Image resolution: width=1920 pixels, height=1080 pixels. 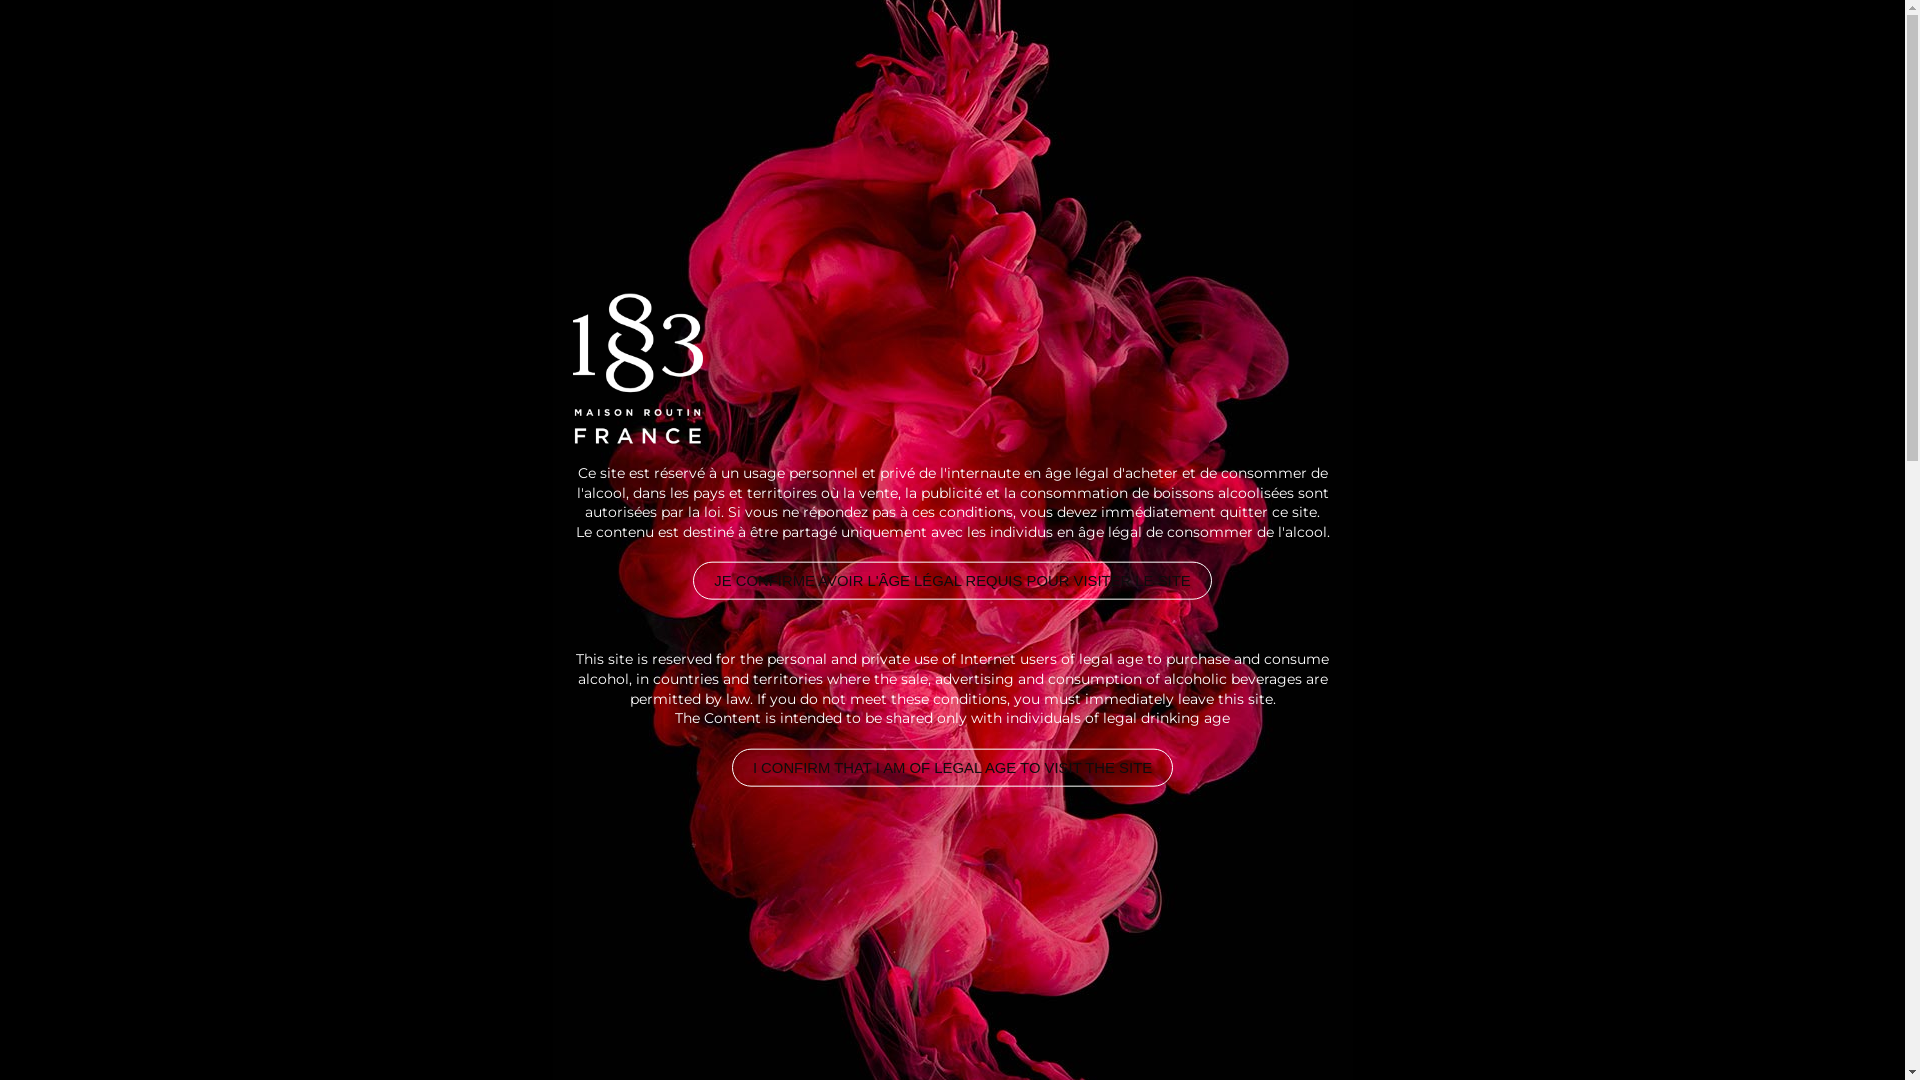 I want to click on 'MAISON ROUTIN', so click(x=1394, y=80).